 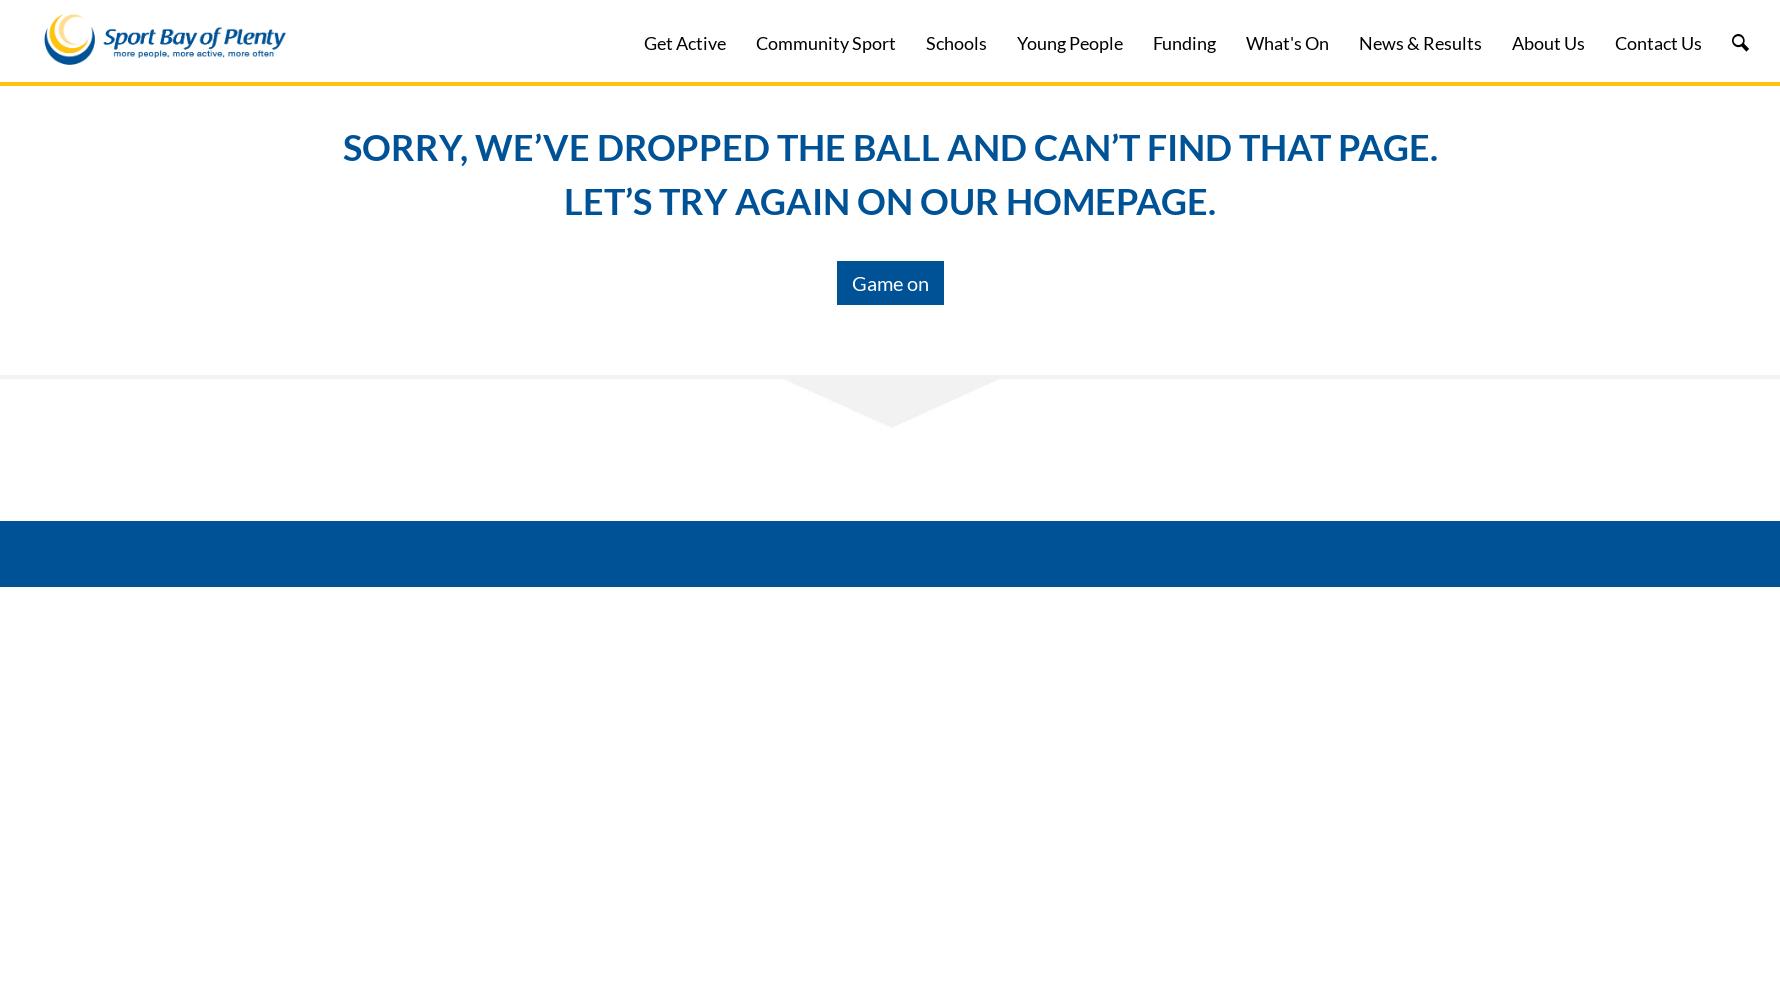 I want to click on 'Game on', so click(x=888, y=283).